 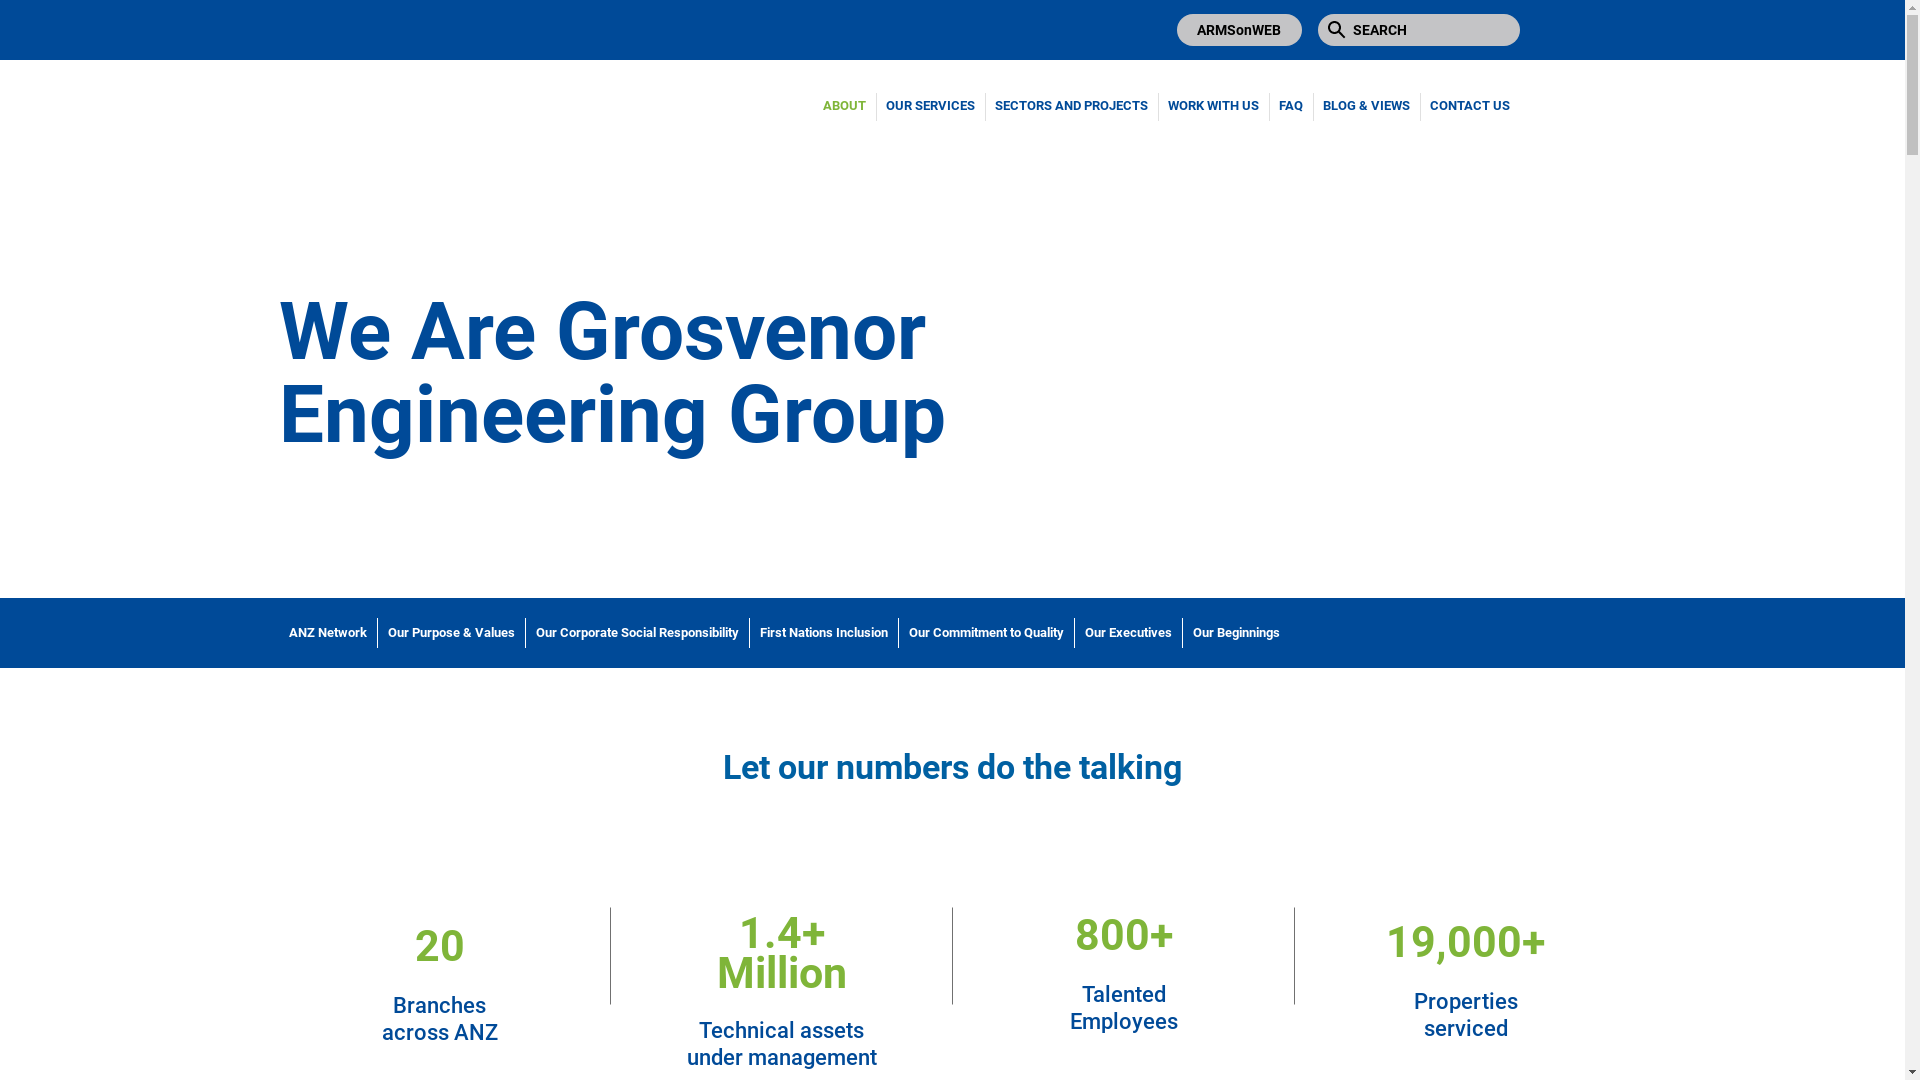 What do you see at coordinates (1237, 30) in the screenshot?
I see `'ARMSonWEB'` at bounding box center [1237, 30].